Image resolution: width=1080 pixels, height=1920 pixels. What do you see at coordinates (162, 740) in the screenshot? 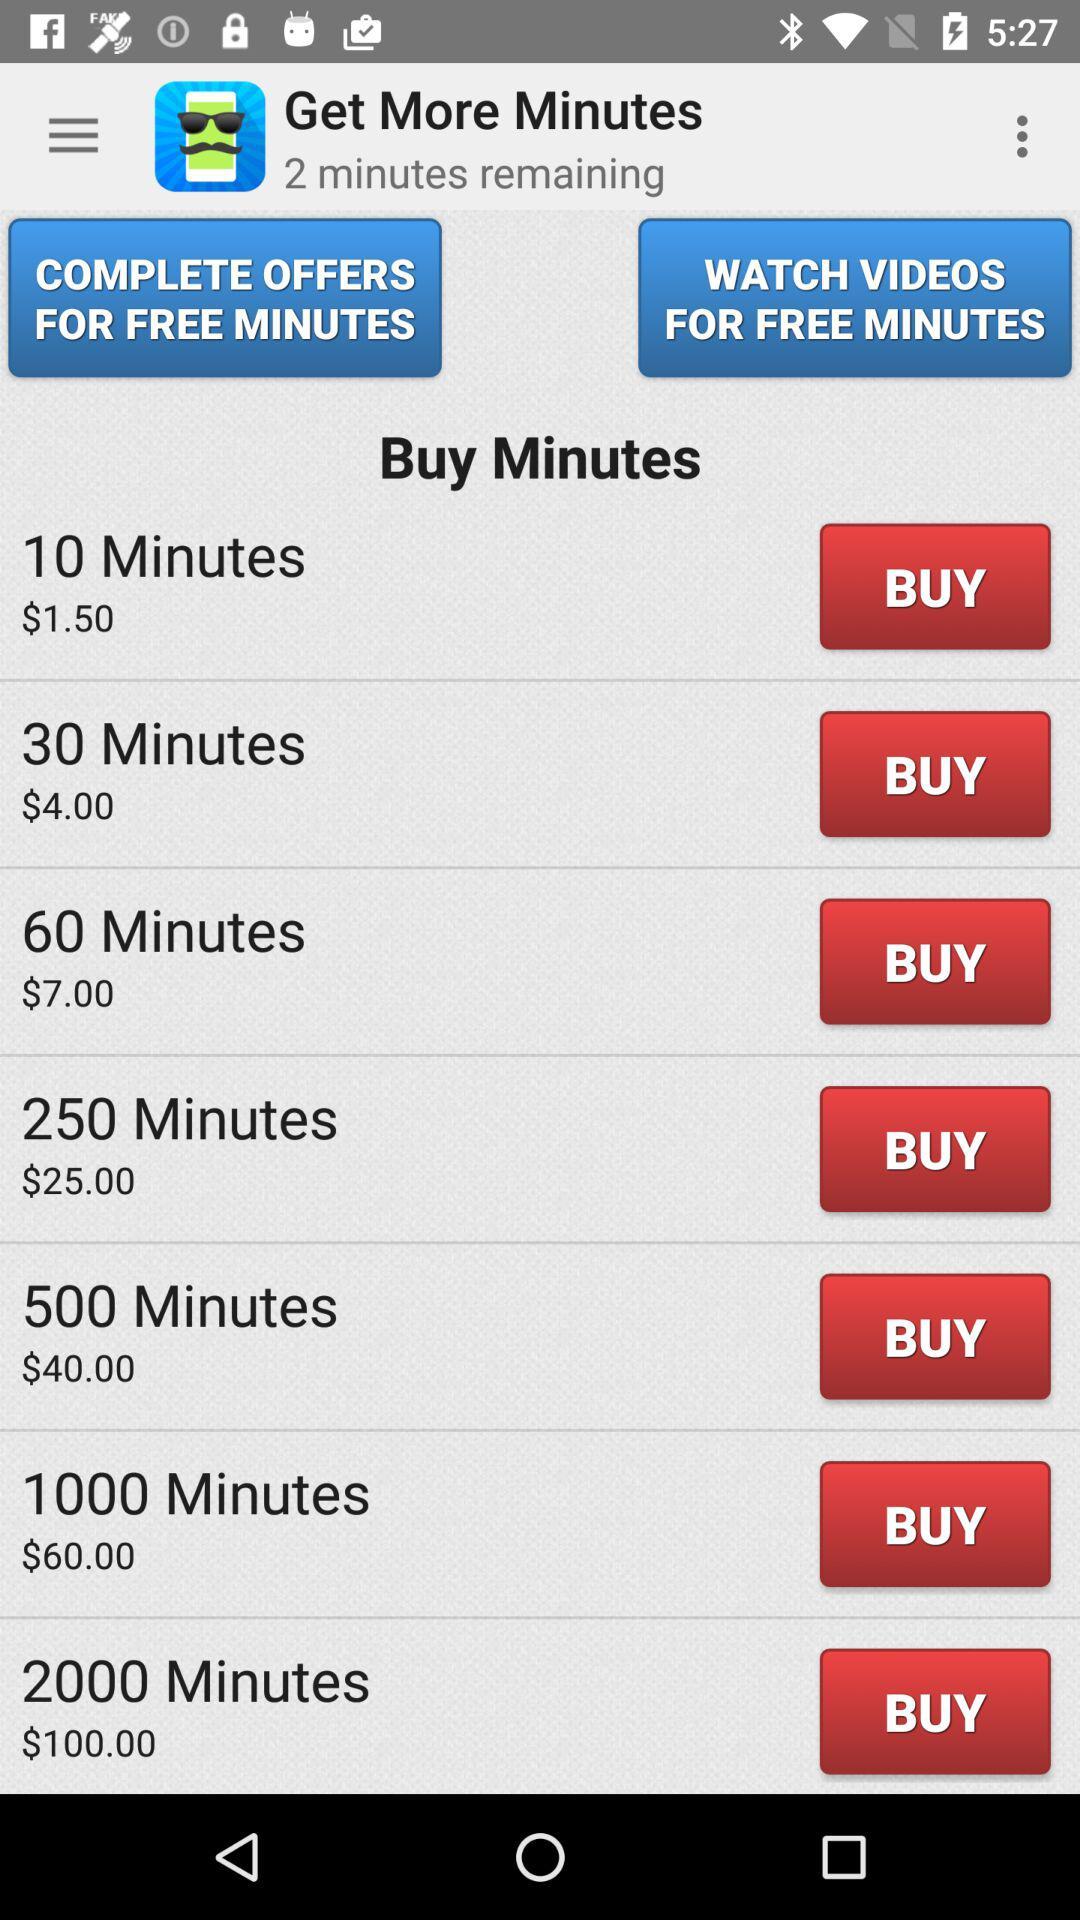
I see `the icon below $1.50` at bounding box center [162, 740].